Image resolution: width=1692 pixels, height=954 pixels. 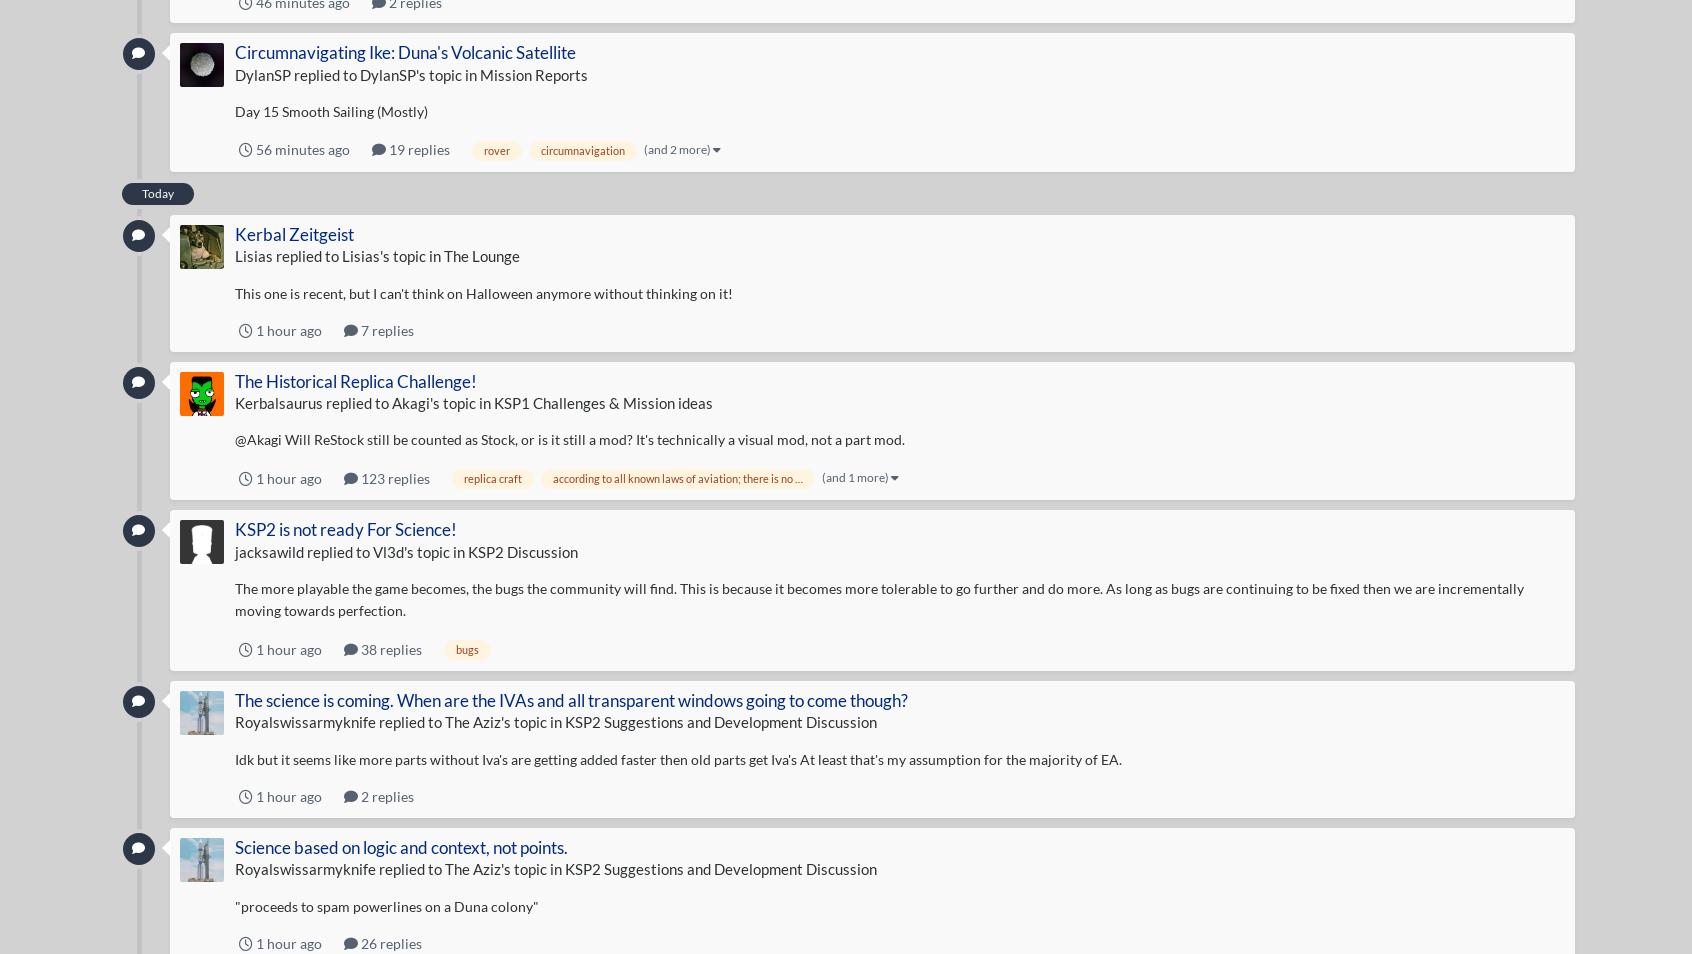 I want to click on '7 replies', so click(x=384, y=330).